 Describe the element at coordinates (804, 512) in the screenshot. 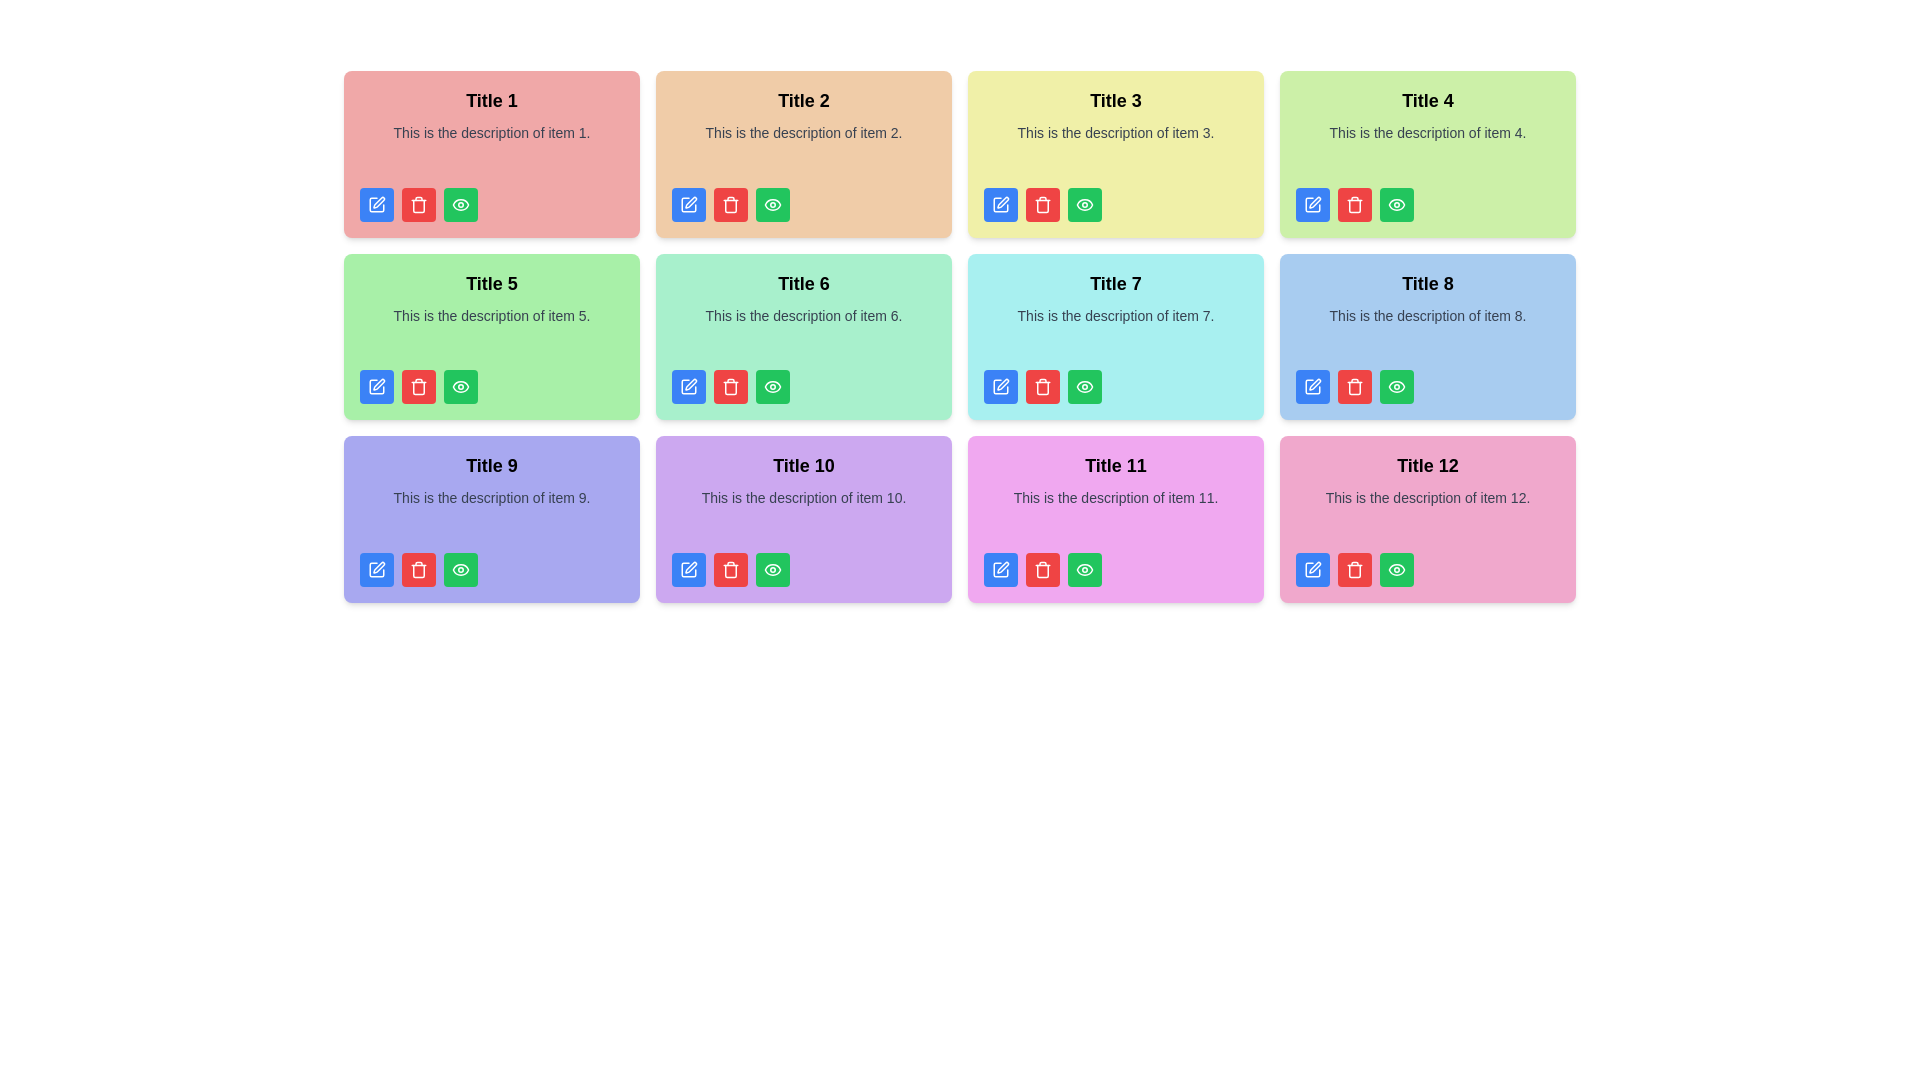

I see `the text block displaying the message 'This is the description of item 10.' which is located in the purple background card under the title 'Title 10'` at that location.